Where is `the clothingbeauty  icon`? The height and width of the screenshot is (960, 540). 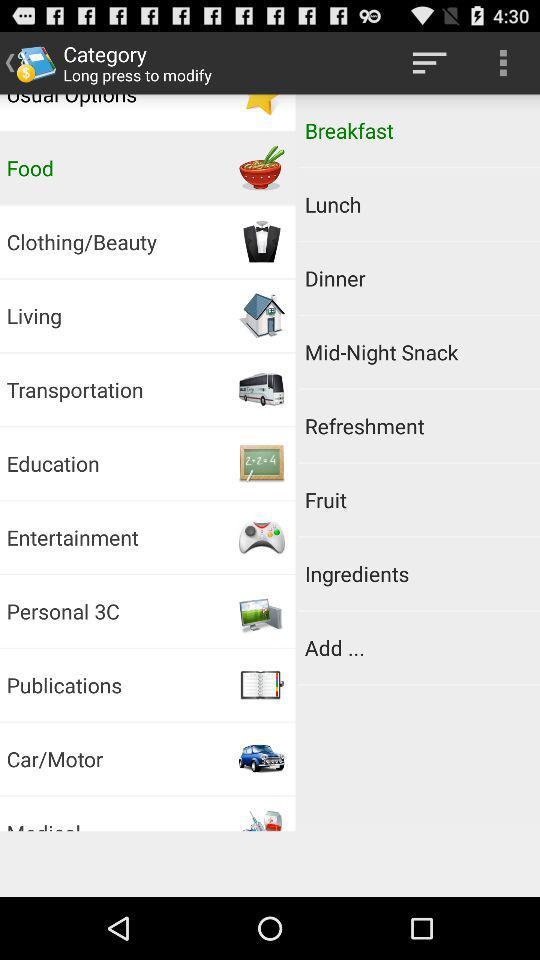 the clothingbeauty  icon is located at coordinates (262, 241).